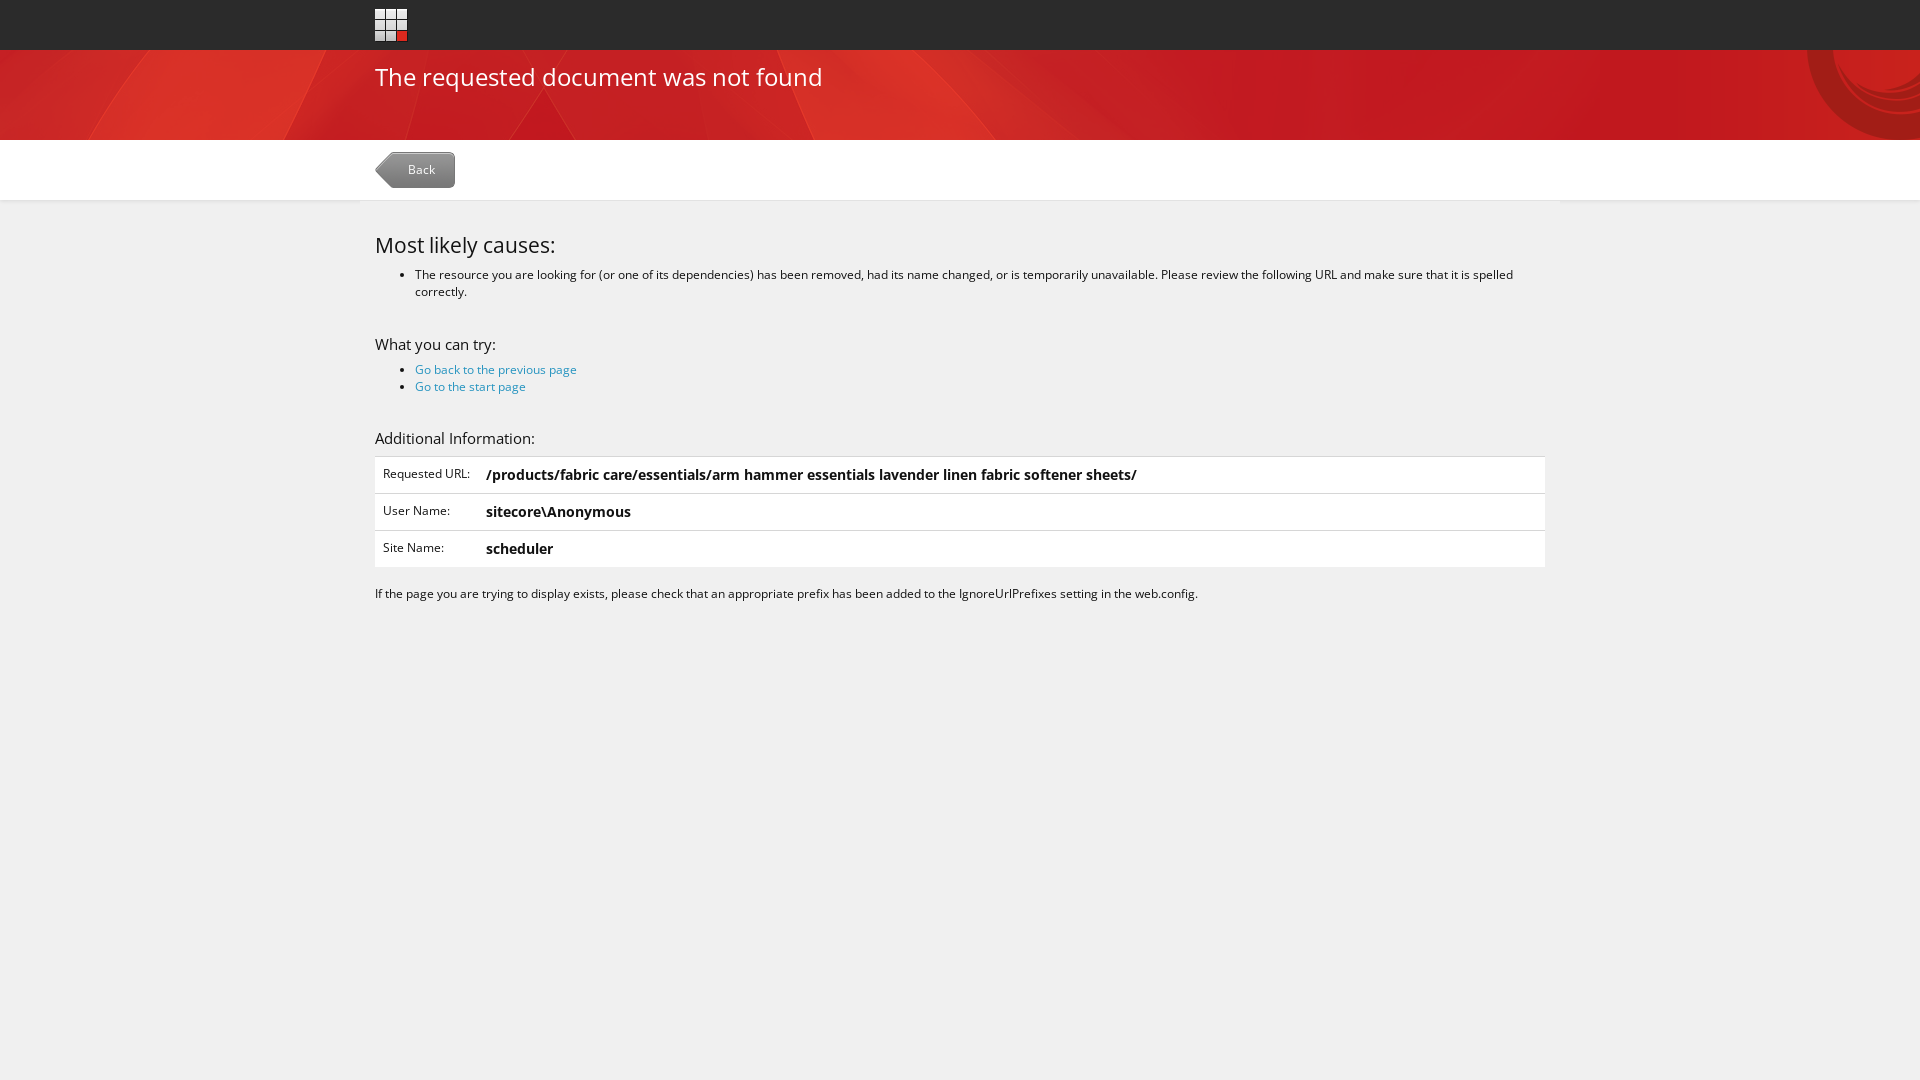  Describe the element at coordinates (416, 172) in the screenshot. I see `'Back'` at that location.